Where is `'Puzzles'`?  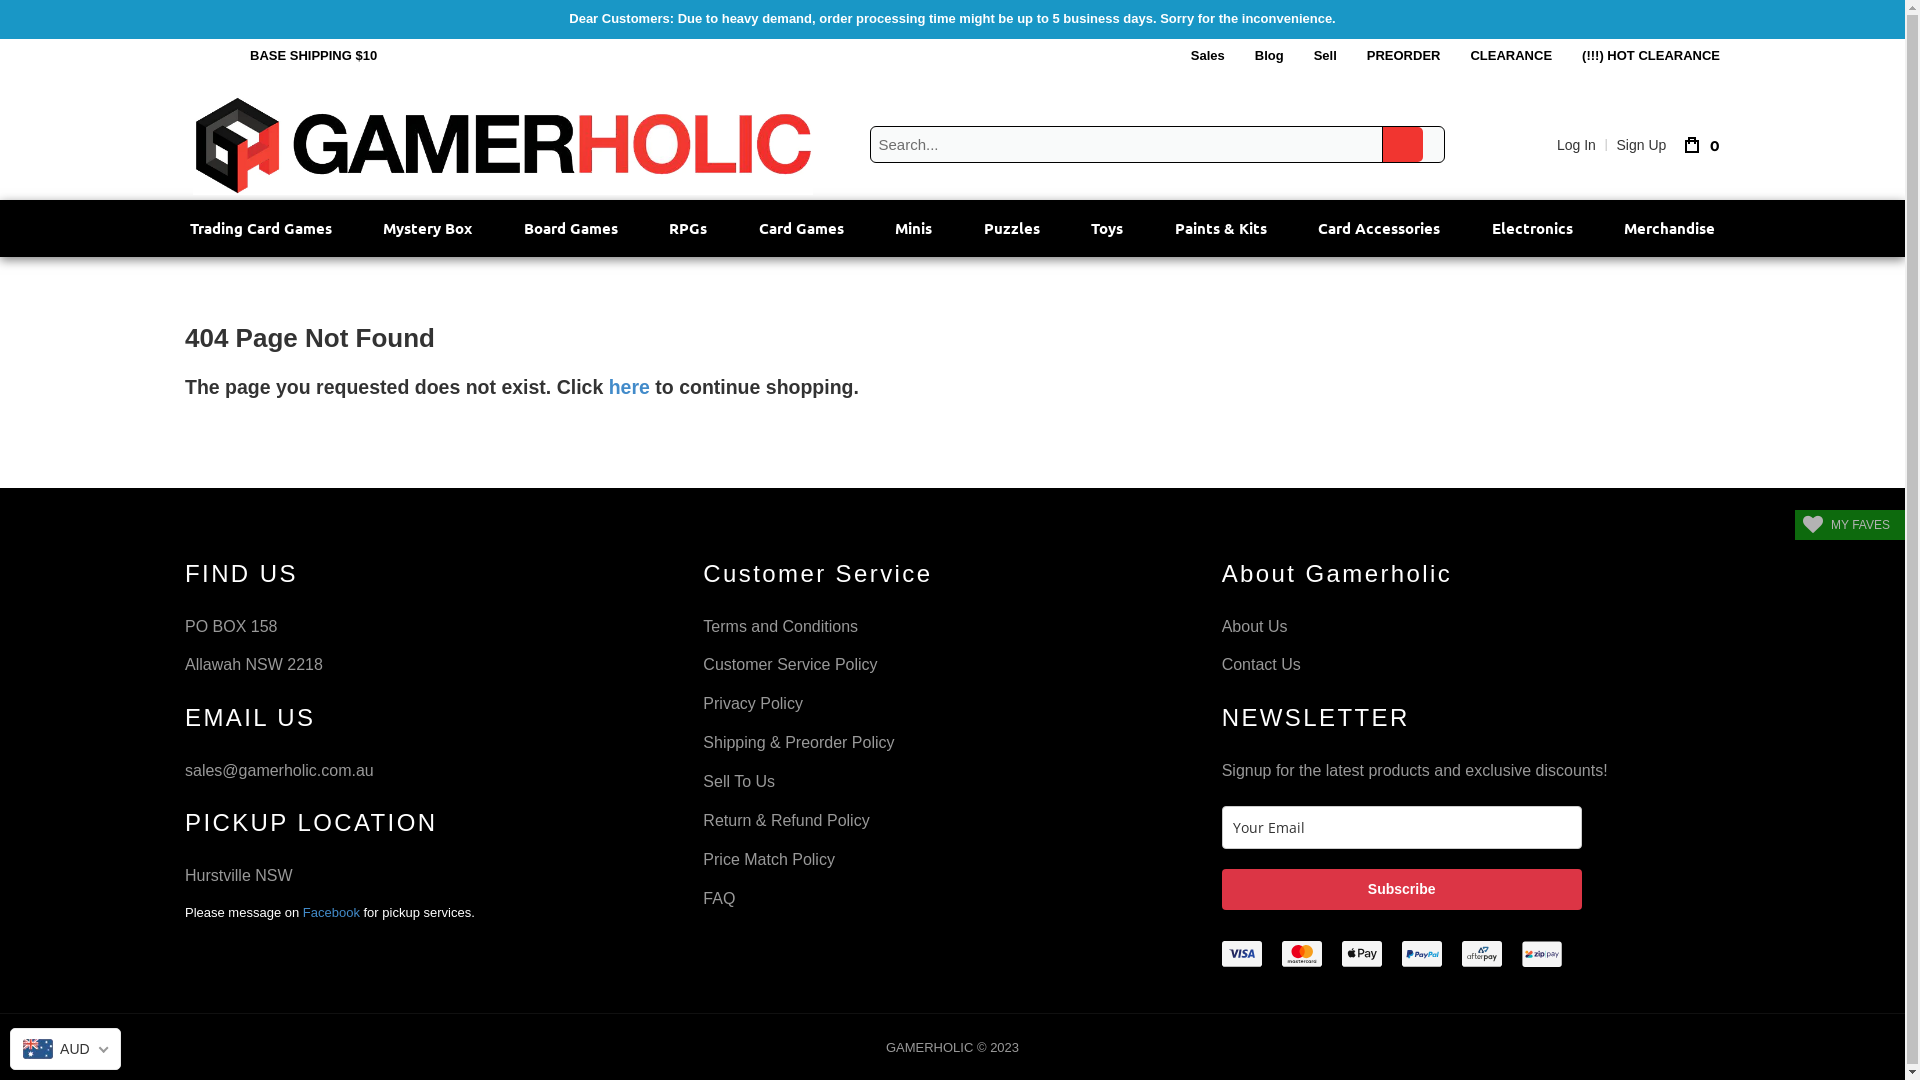 'Puzzles' is located at coordinates (1012, 227).